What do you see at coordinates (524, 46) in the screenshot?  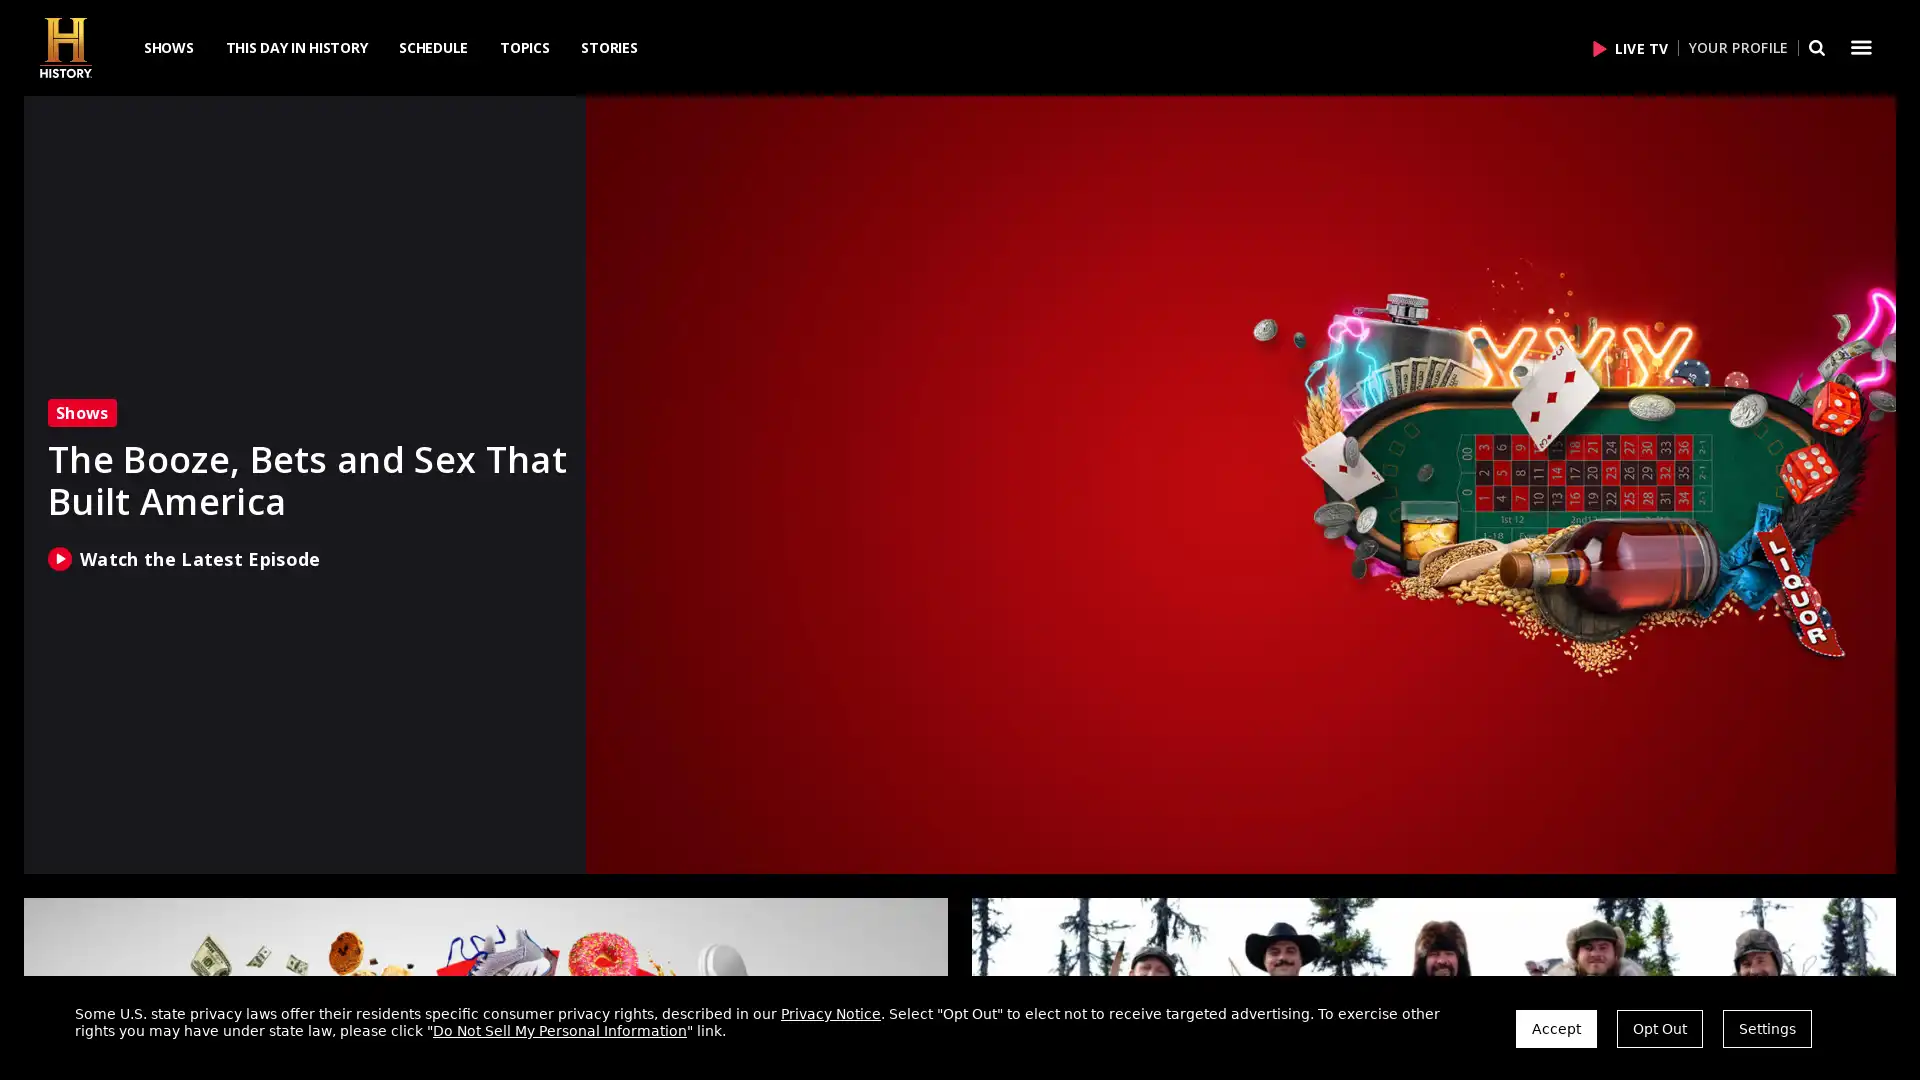 I see `TOPICS` at bounding box center [524, 46].